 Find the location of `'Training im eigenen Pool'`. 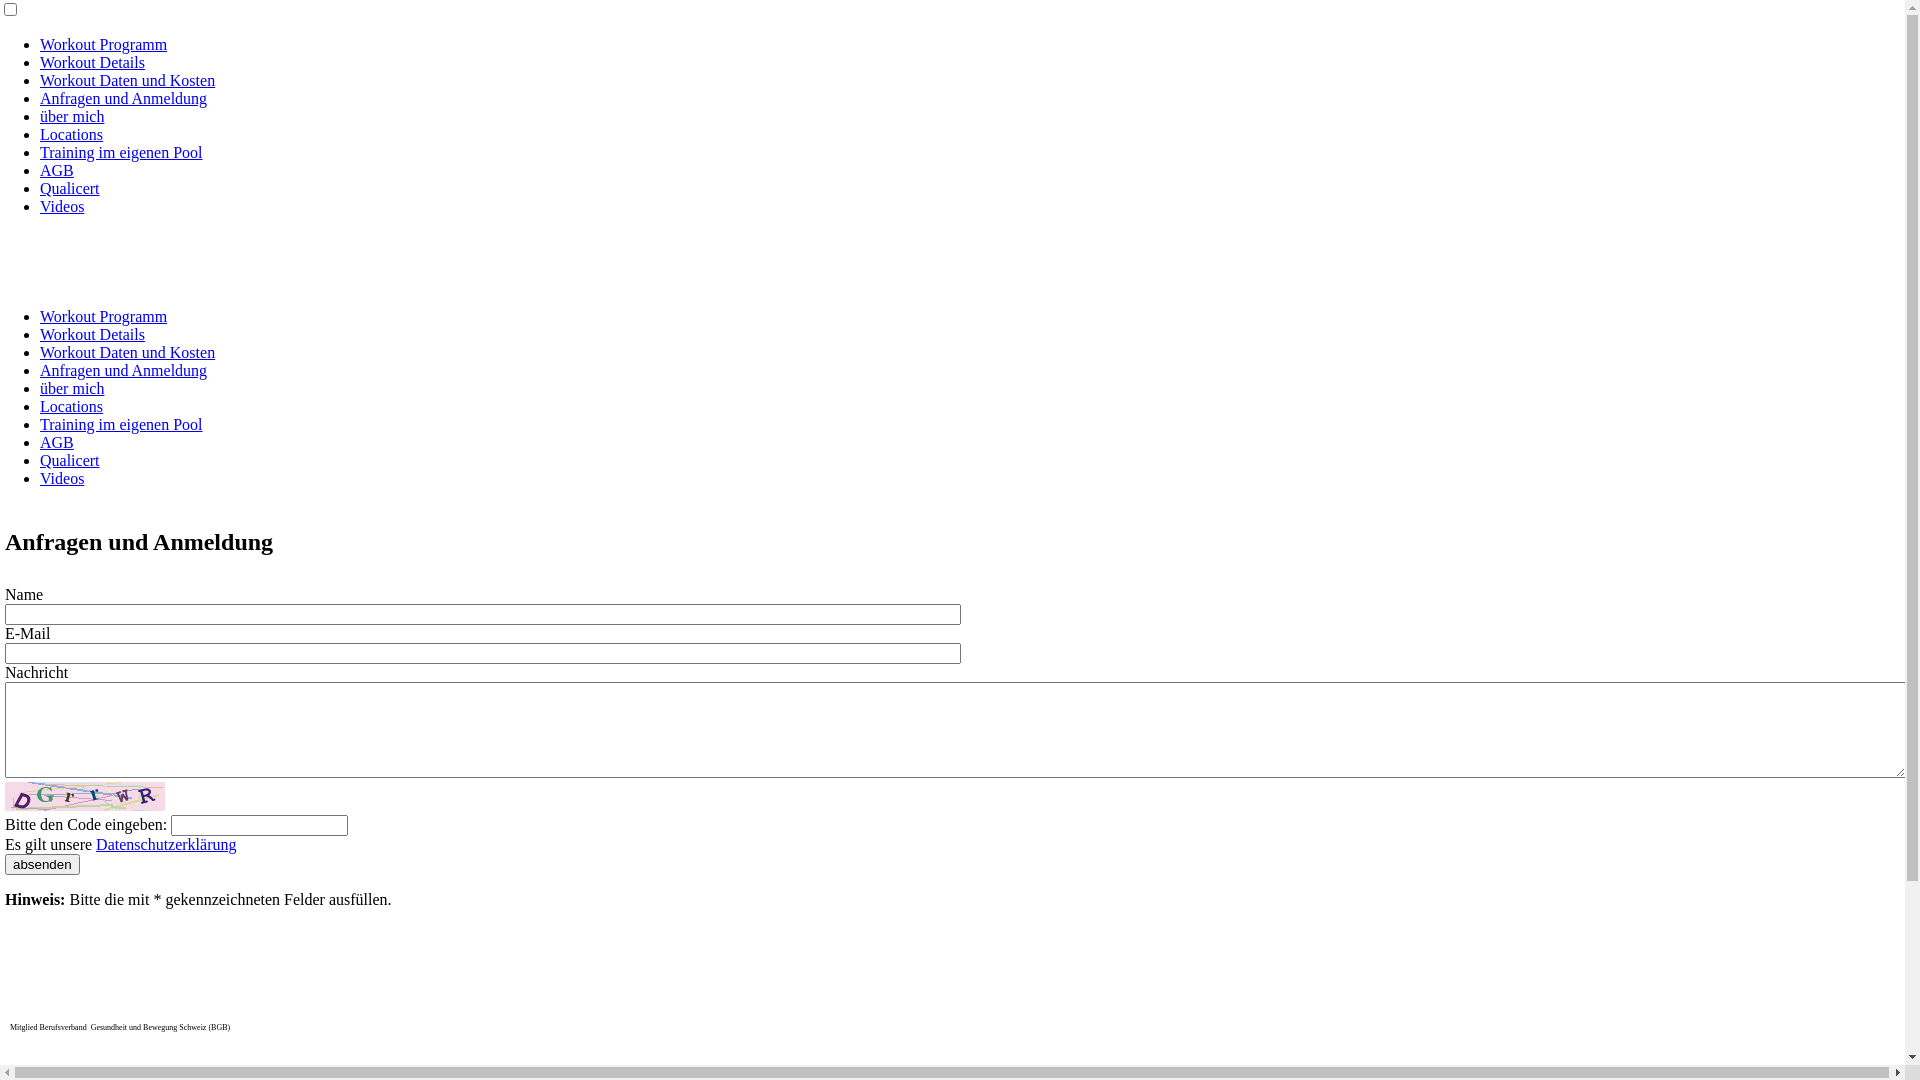

'Training im eigenen Pool' is located at coordinates (120, 423).